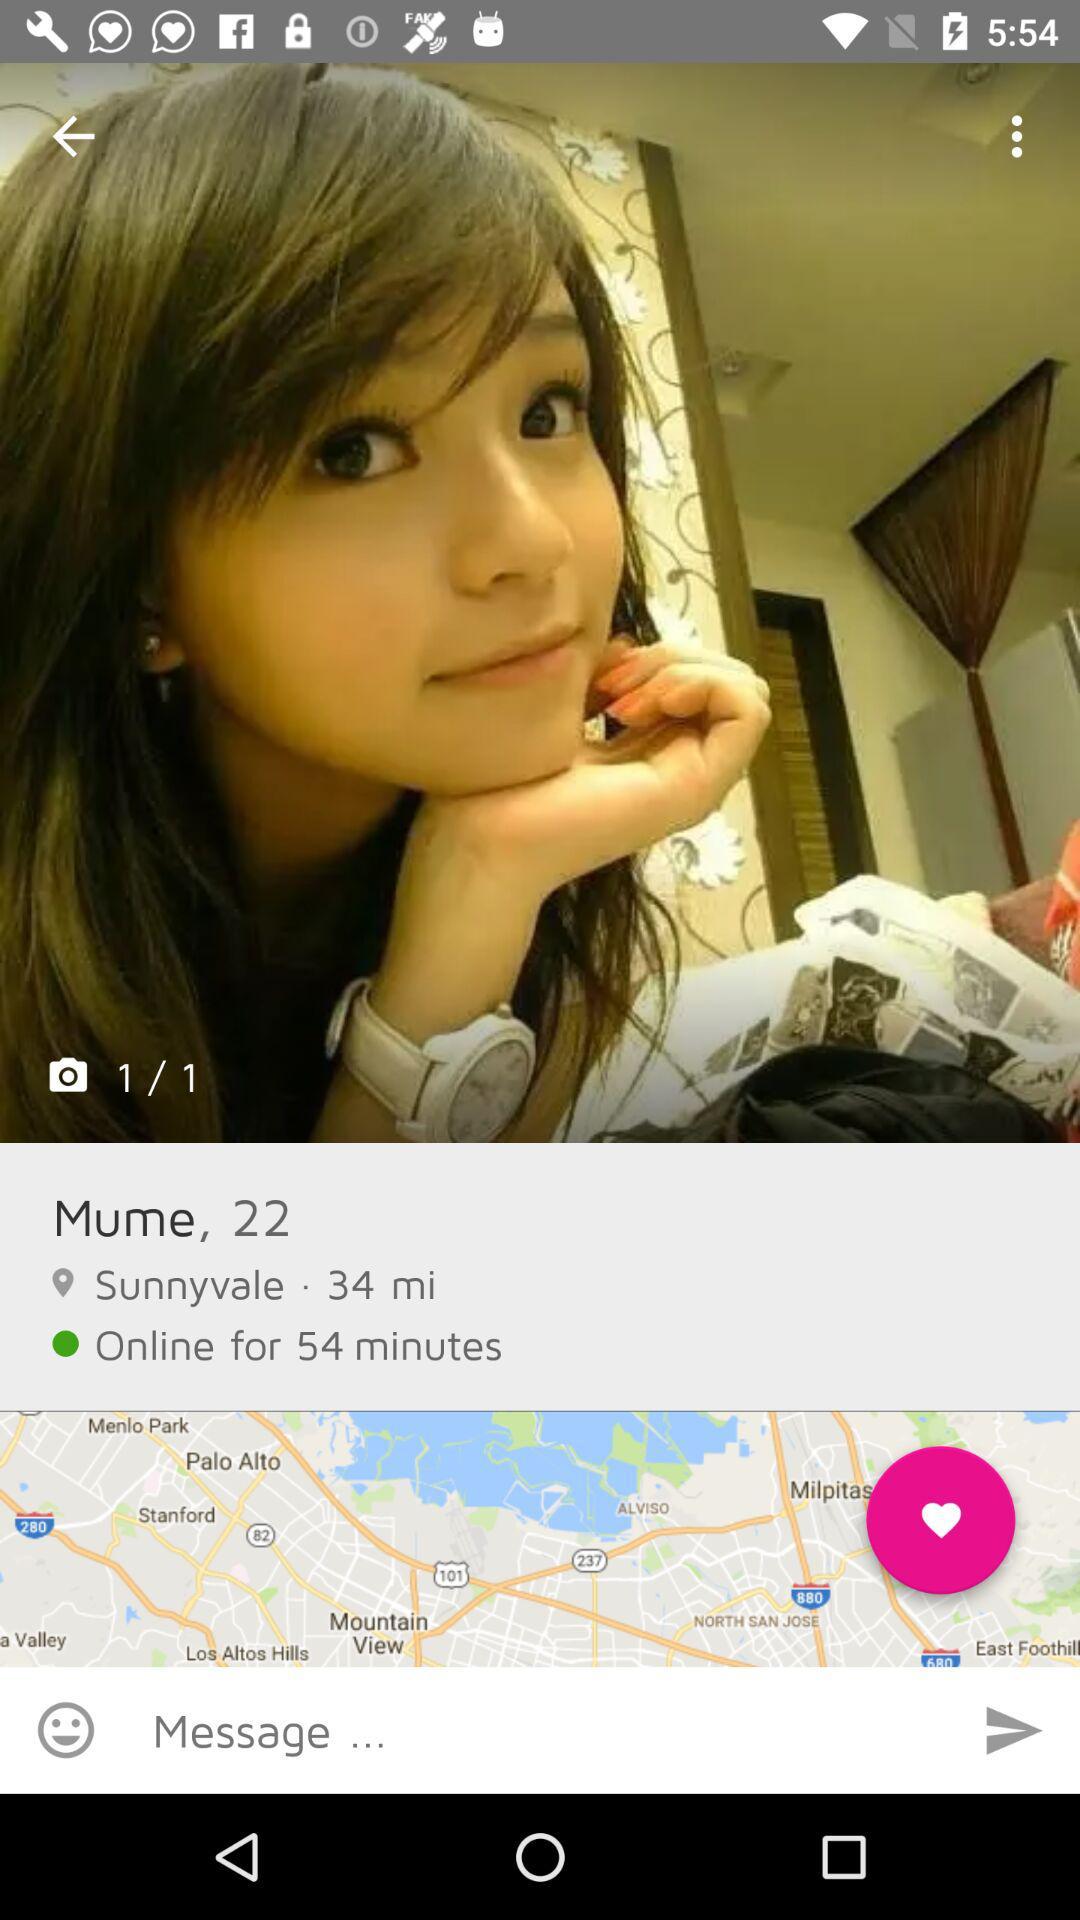 The width and height of the screenshot is (1080, 1920). What do you see at coordinates (540, 602) in the screenshot?
I see `contact image` at bounding box center [540, 602].